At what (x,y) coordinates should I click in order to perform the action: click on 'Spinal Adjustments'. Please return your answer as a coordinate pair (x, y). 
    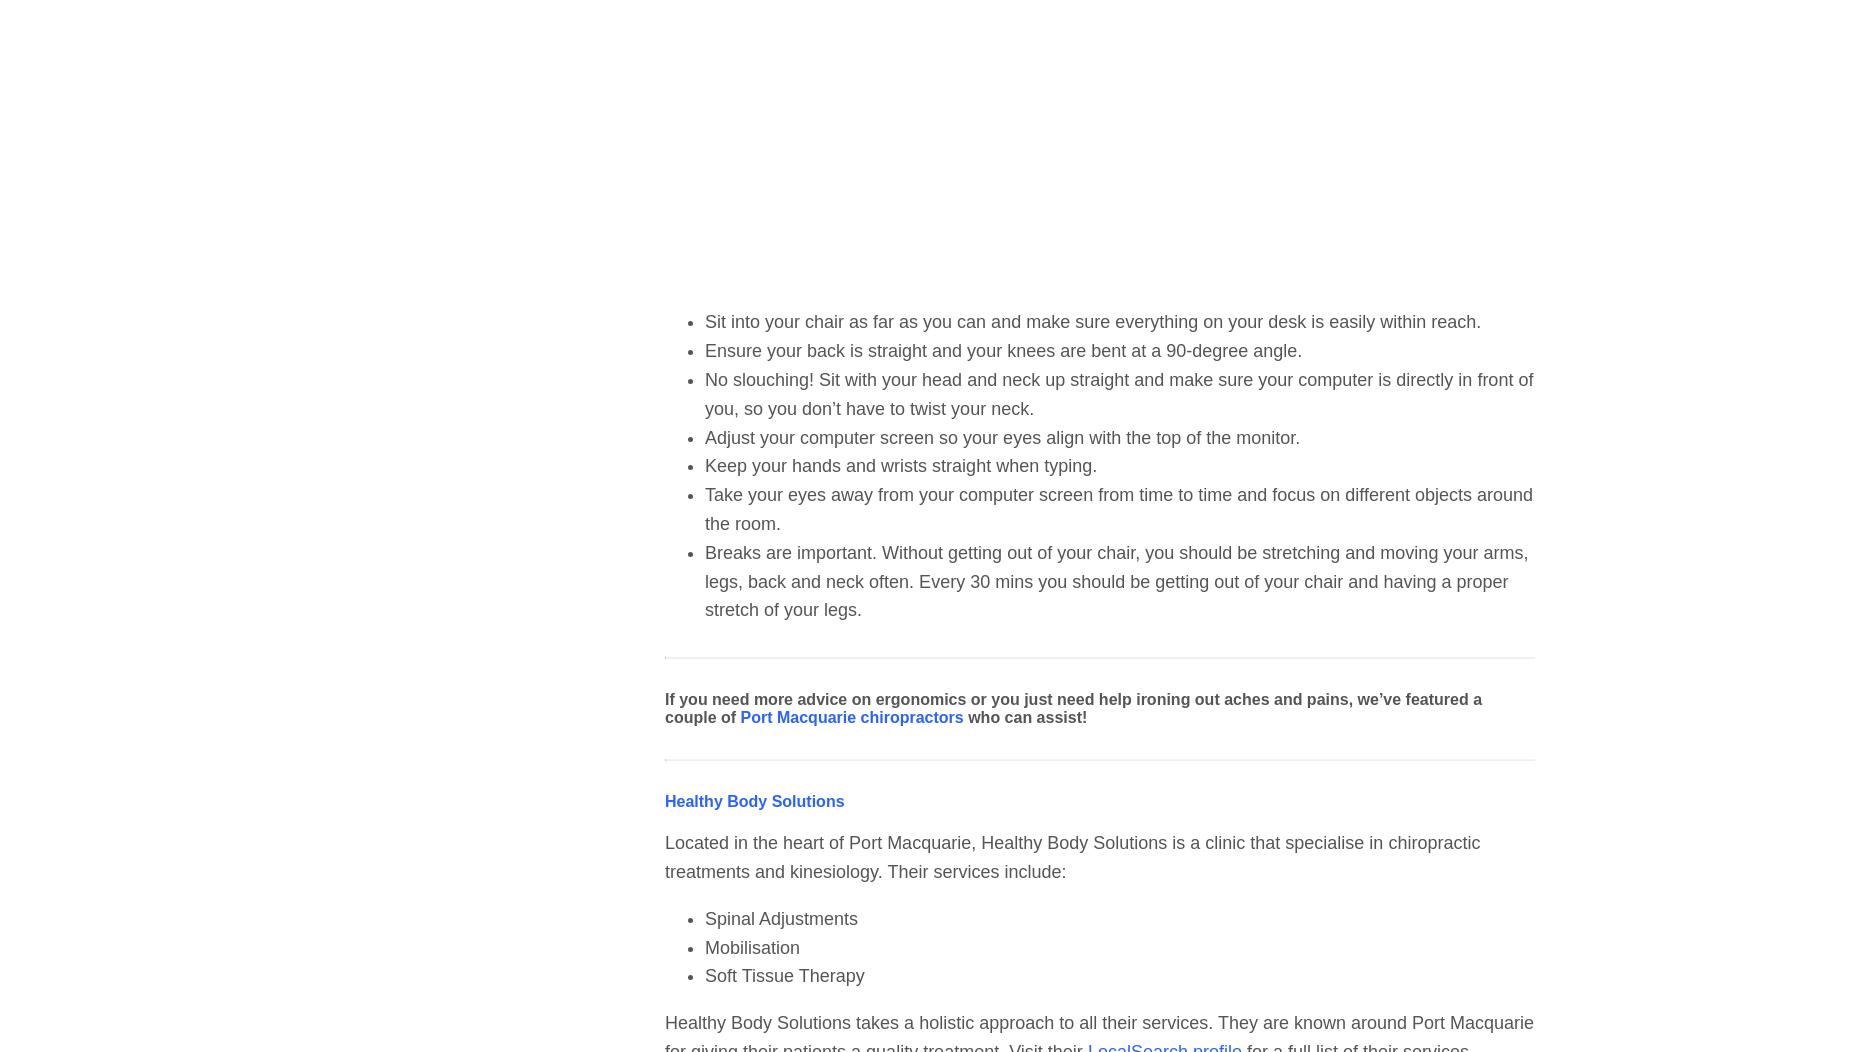
    Looking at the image, I should click on (781, 917).